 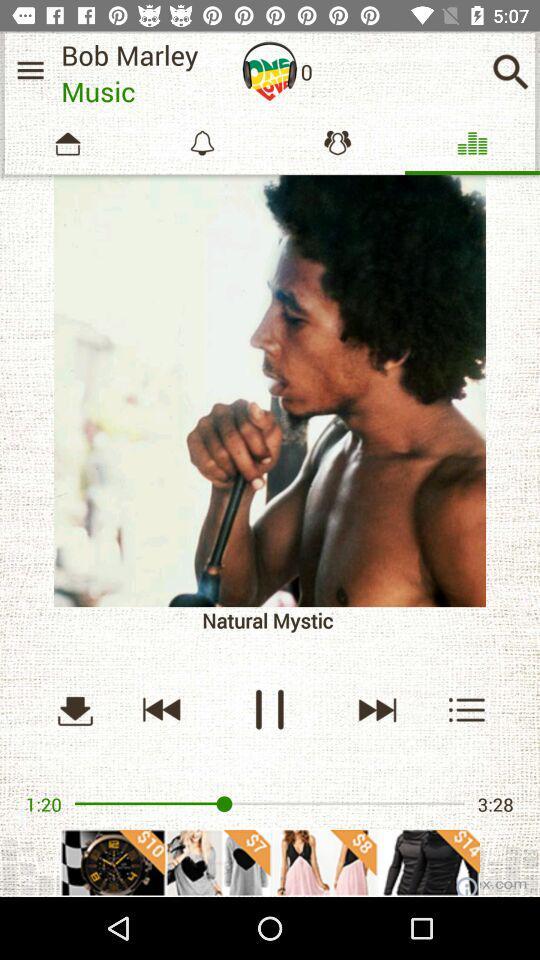 What do you see at coordinates (376, 709) in the screenshot?
I see `forward` at bounding box center [376, 709].